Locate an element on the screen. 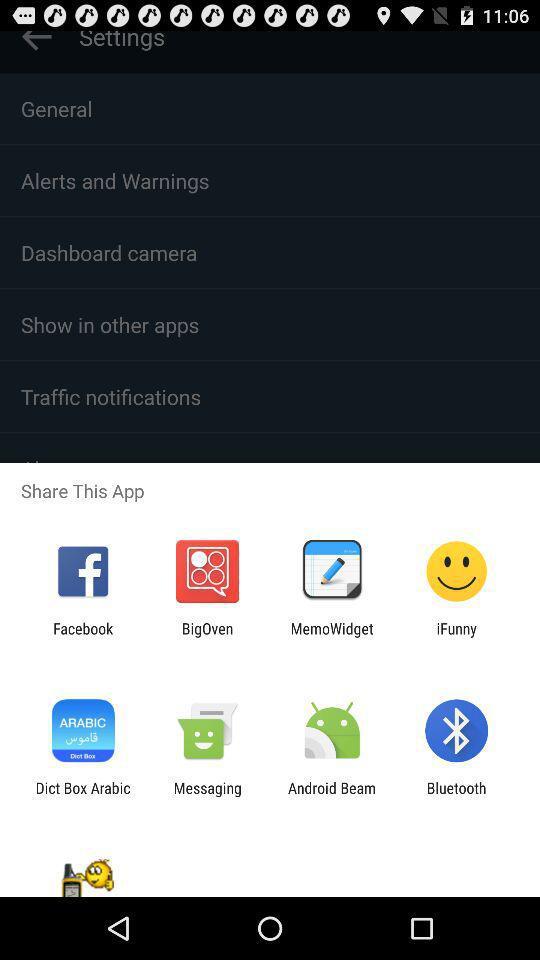 This screenshot has width=540, height=960. item to the left of the bluetooth item is located at coordinates (332, 796).